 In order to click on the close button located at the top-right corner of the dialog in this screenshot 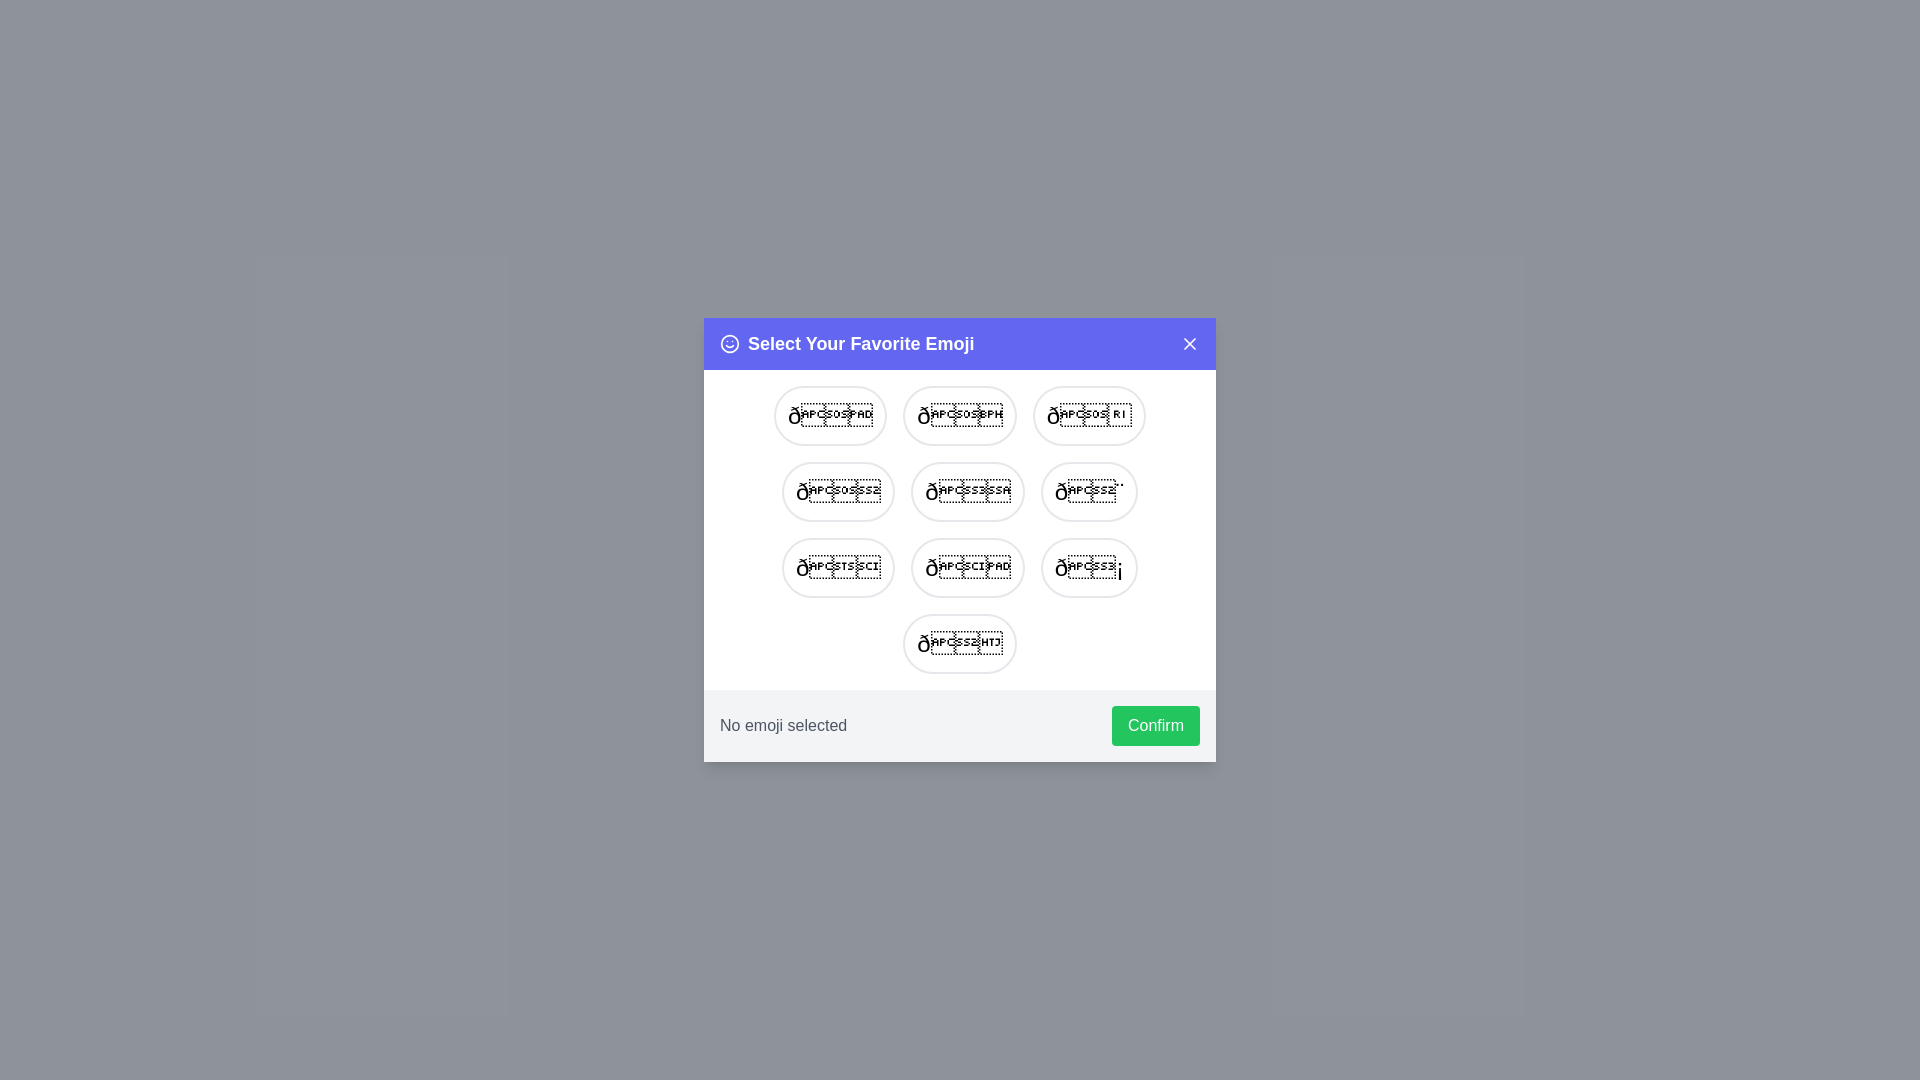, I will do `click(1190, 342)`.